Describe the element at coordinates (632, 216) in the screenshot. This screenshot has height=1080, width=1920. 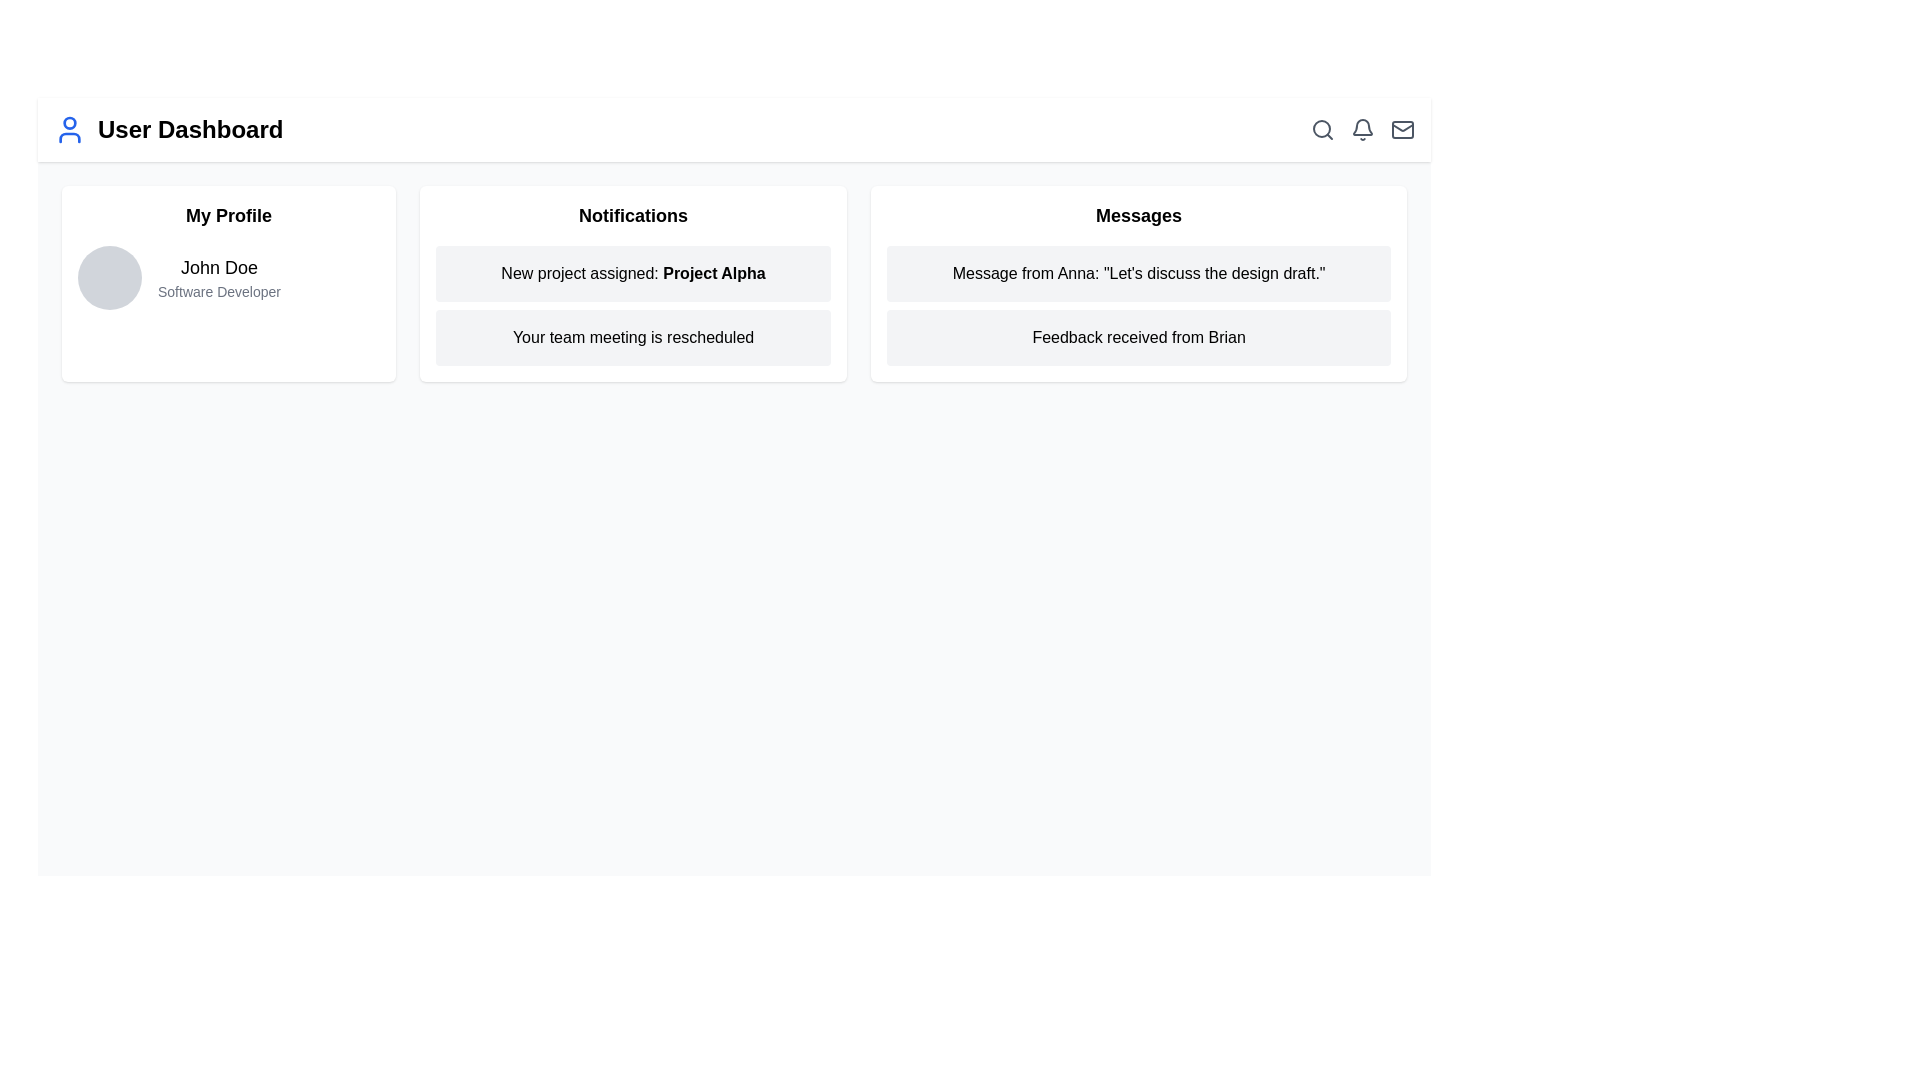
I see `the header text at the top of the notification card, which indicates the subject of the associated content` at that location.